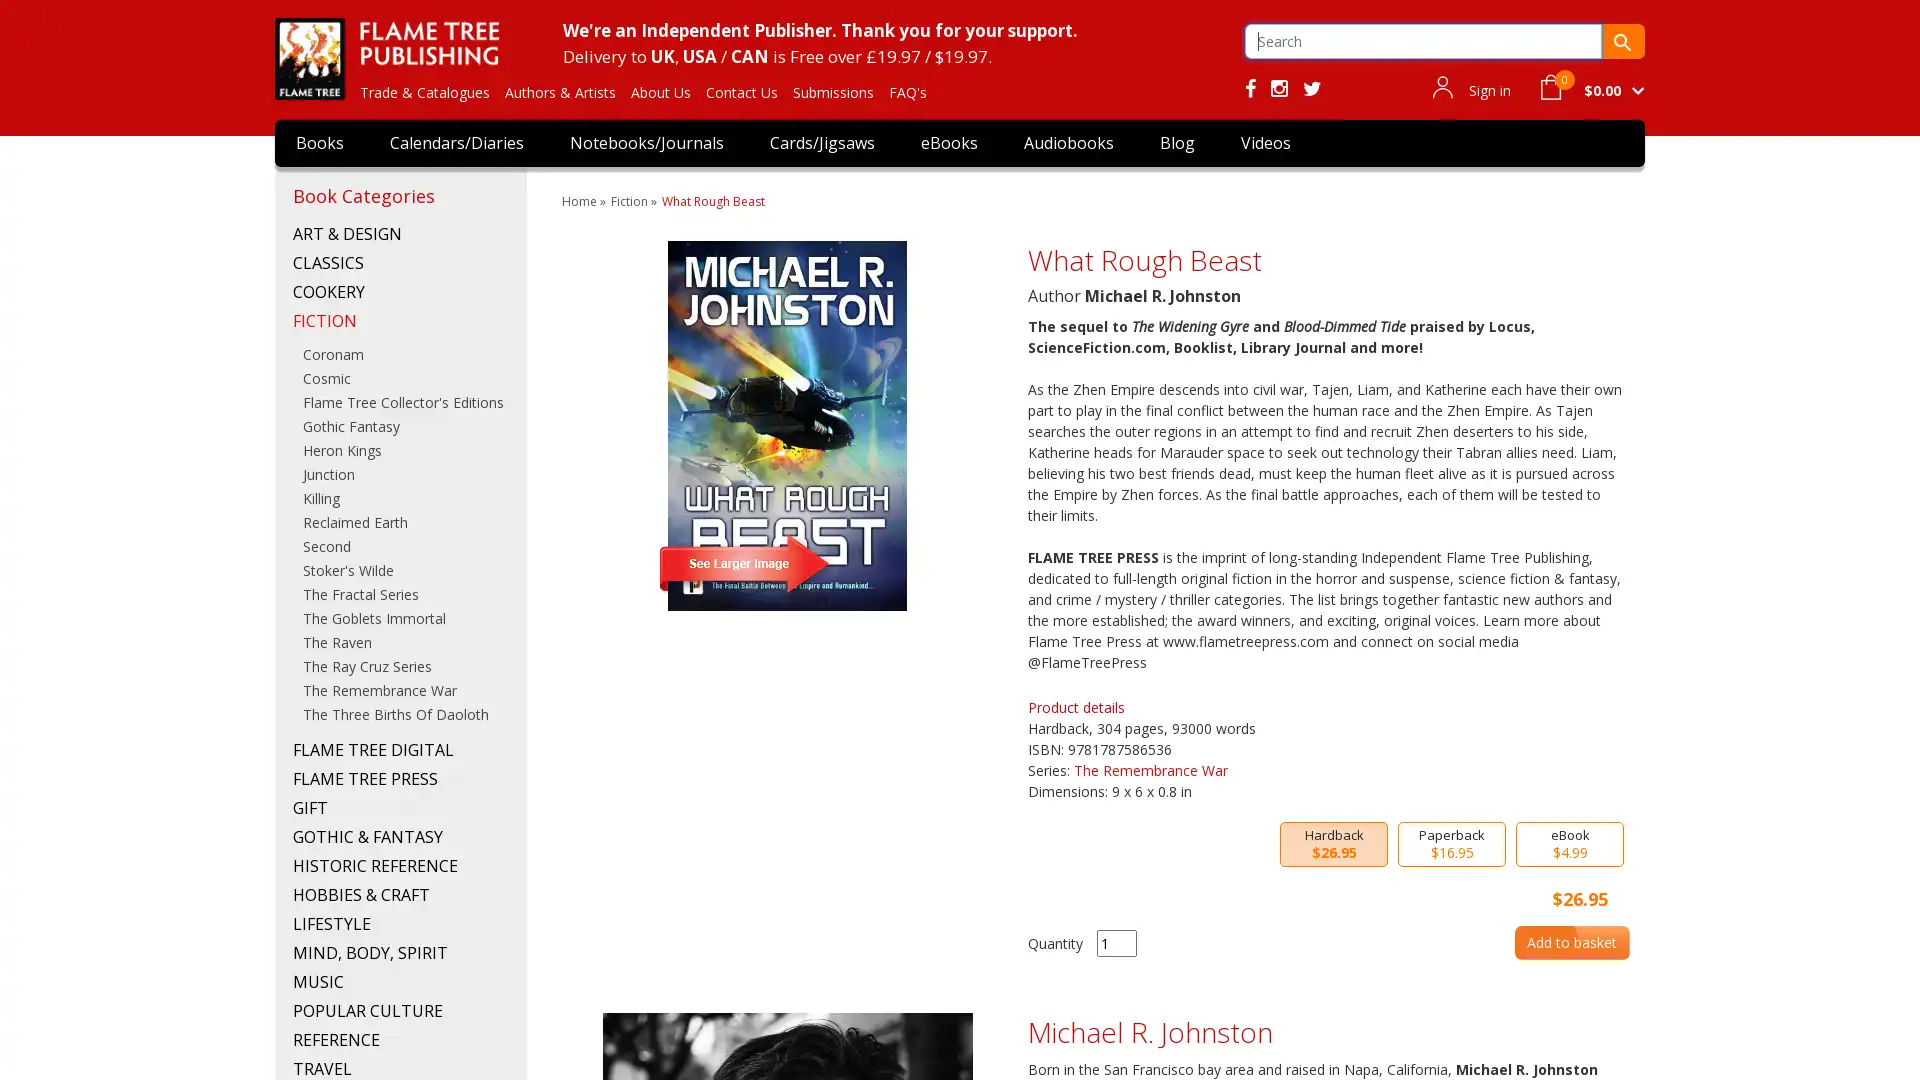 The image size is (1920, 1080). What do you see at coordinates (1570, 942) in the screenshot?
I see `Add to basket` at bounding box center [1570, 942].